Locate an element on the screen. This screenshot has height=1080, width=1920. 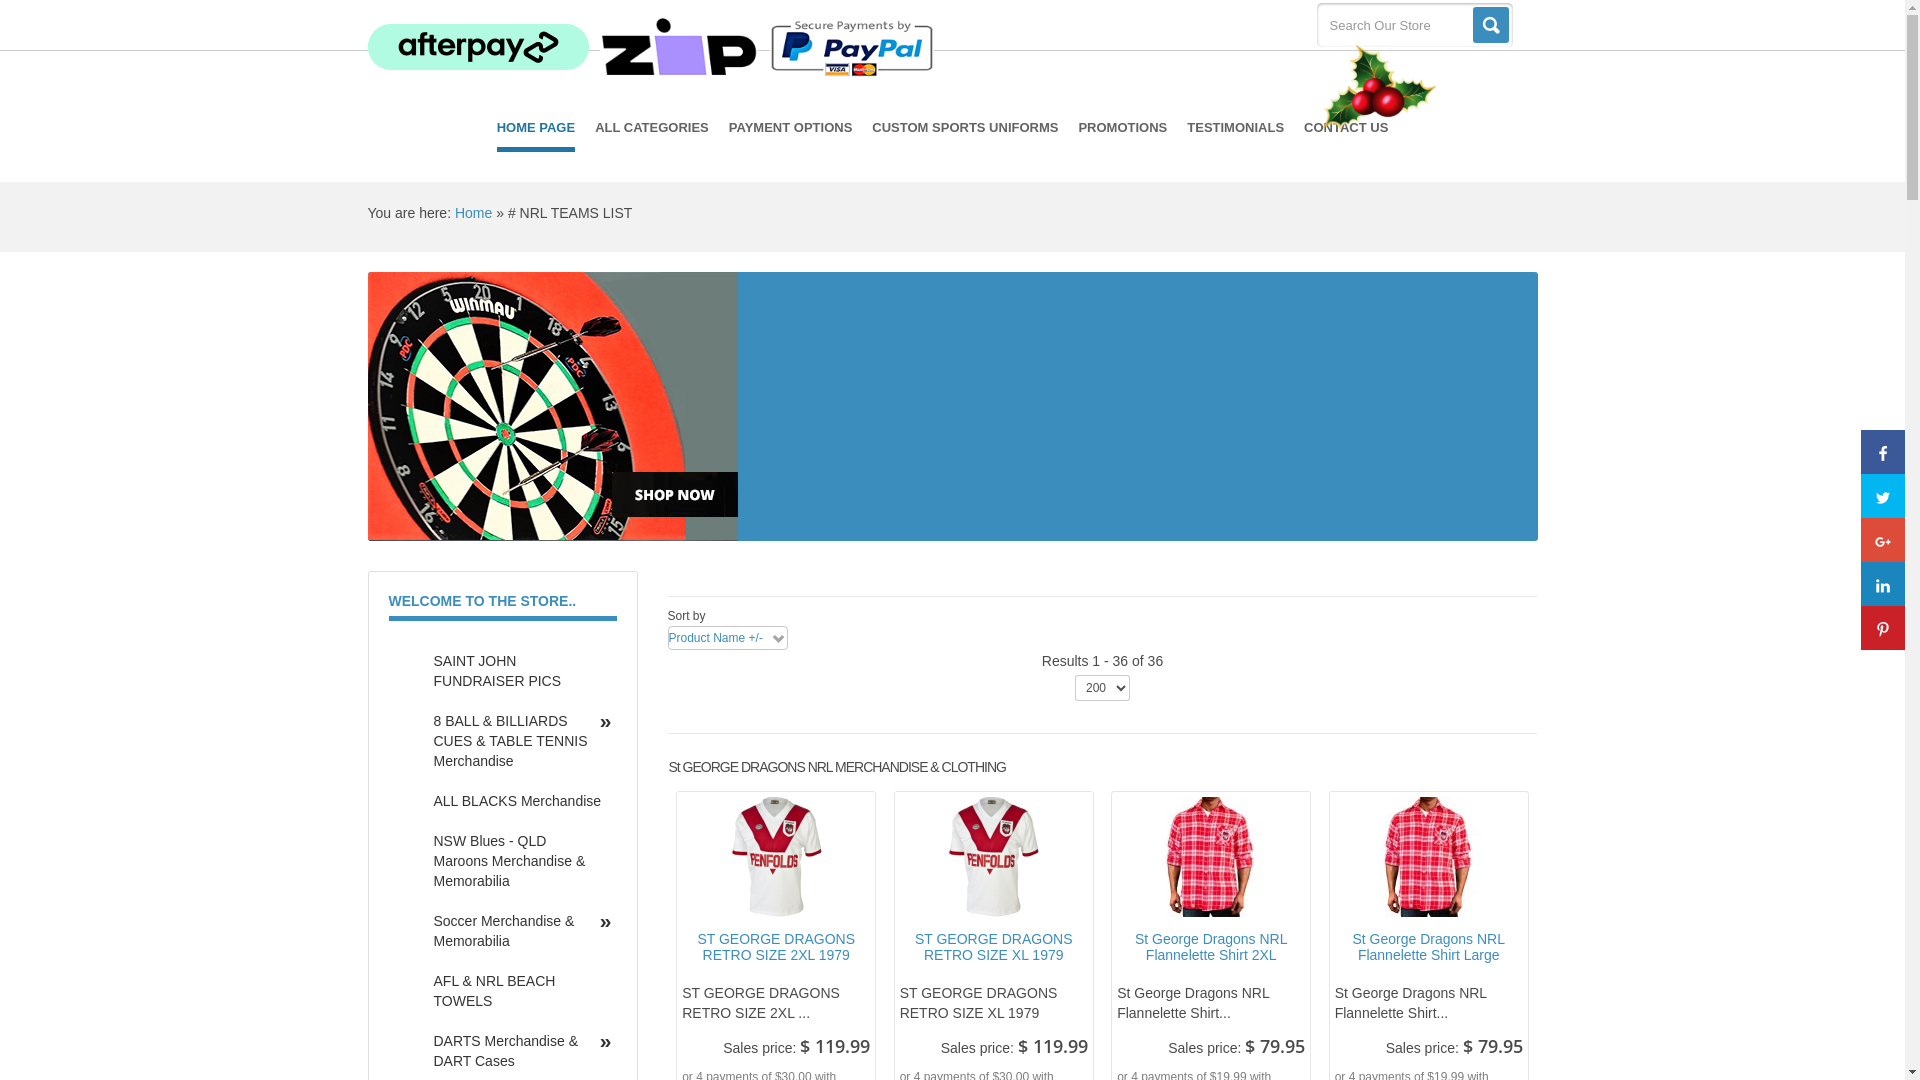
'PROMOTIONS' is located at coordinates (1122, 127).